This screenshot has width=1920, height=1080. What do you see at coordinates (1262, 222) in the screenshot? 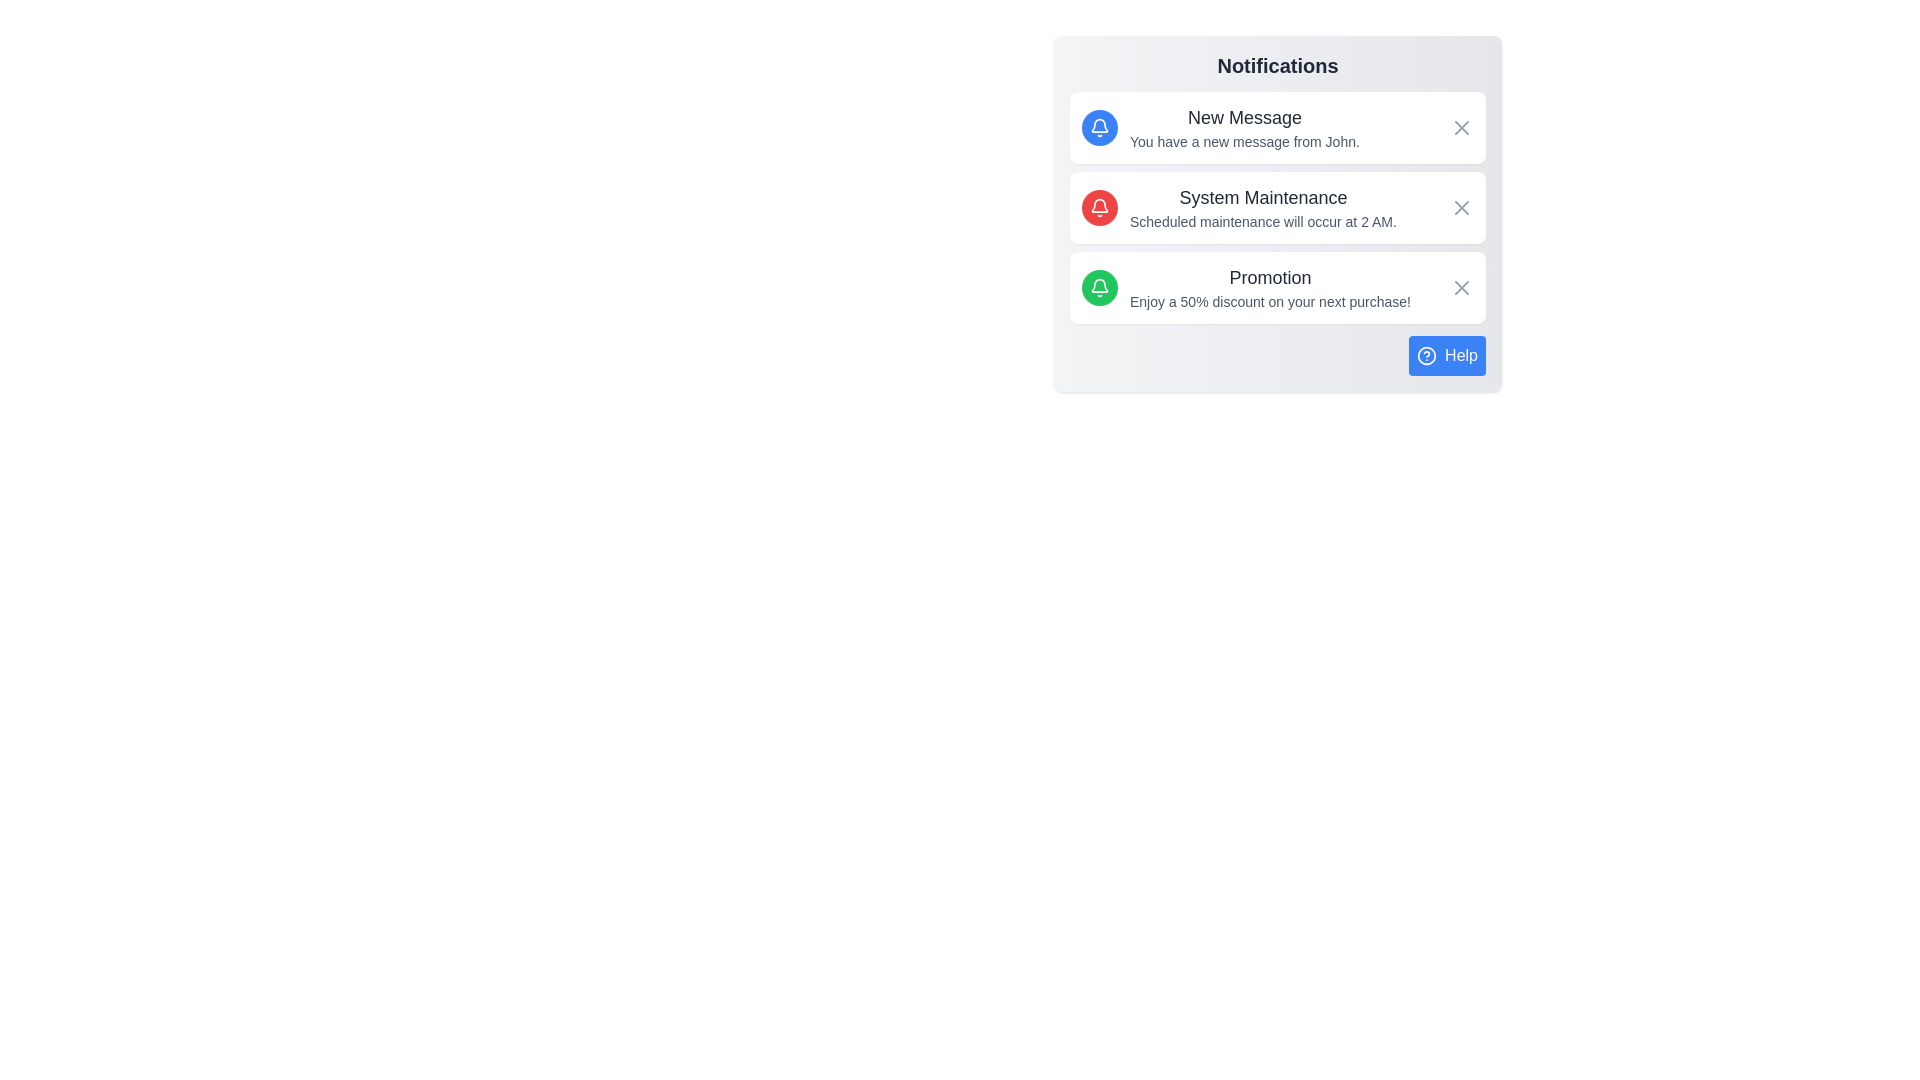
I see `second line of text in the notification card titled 'System Maintenance', which informs the user about scheduled maintenance` at bounding box center [1262, 222].